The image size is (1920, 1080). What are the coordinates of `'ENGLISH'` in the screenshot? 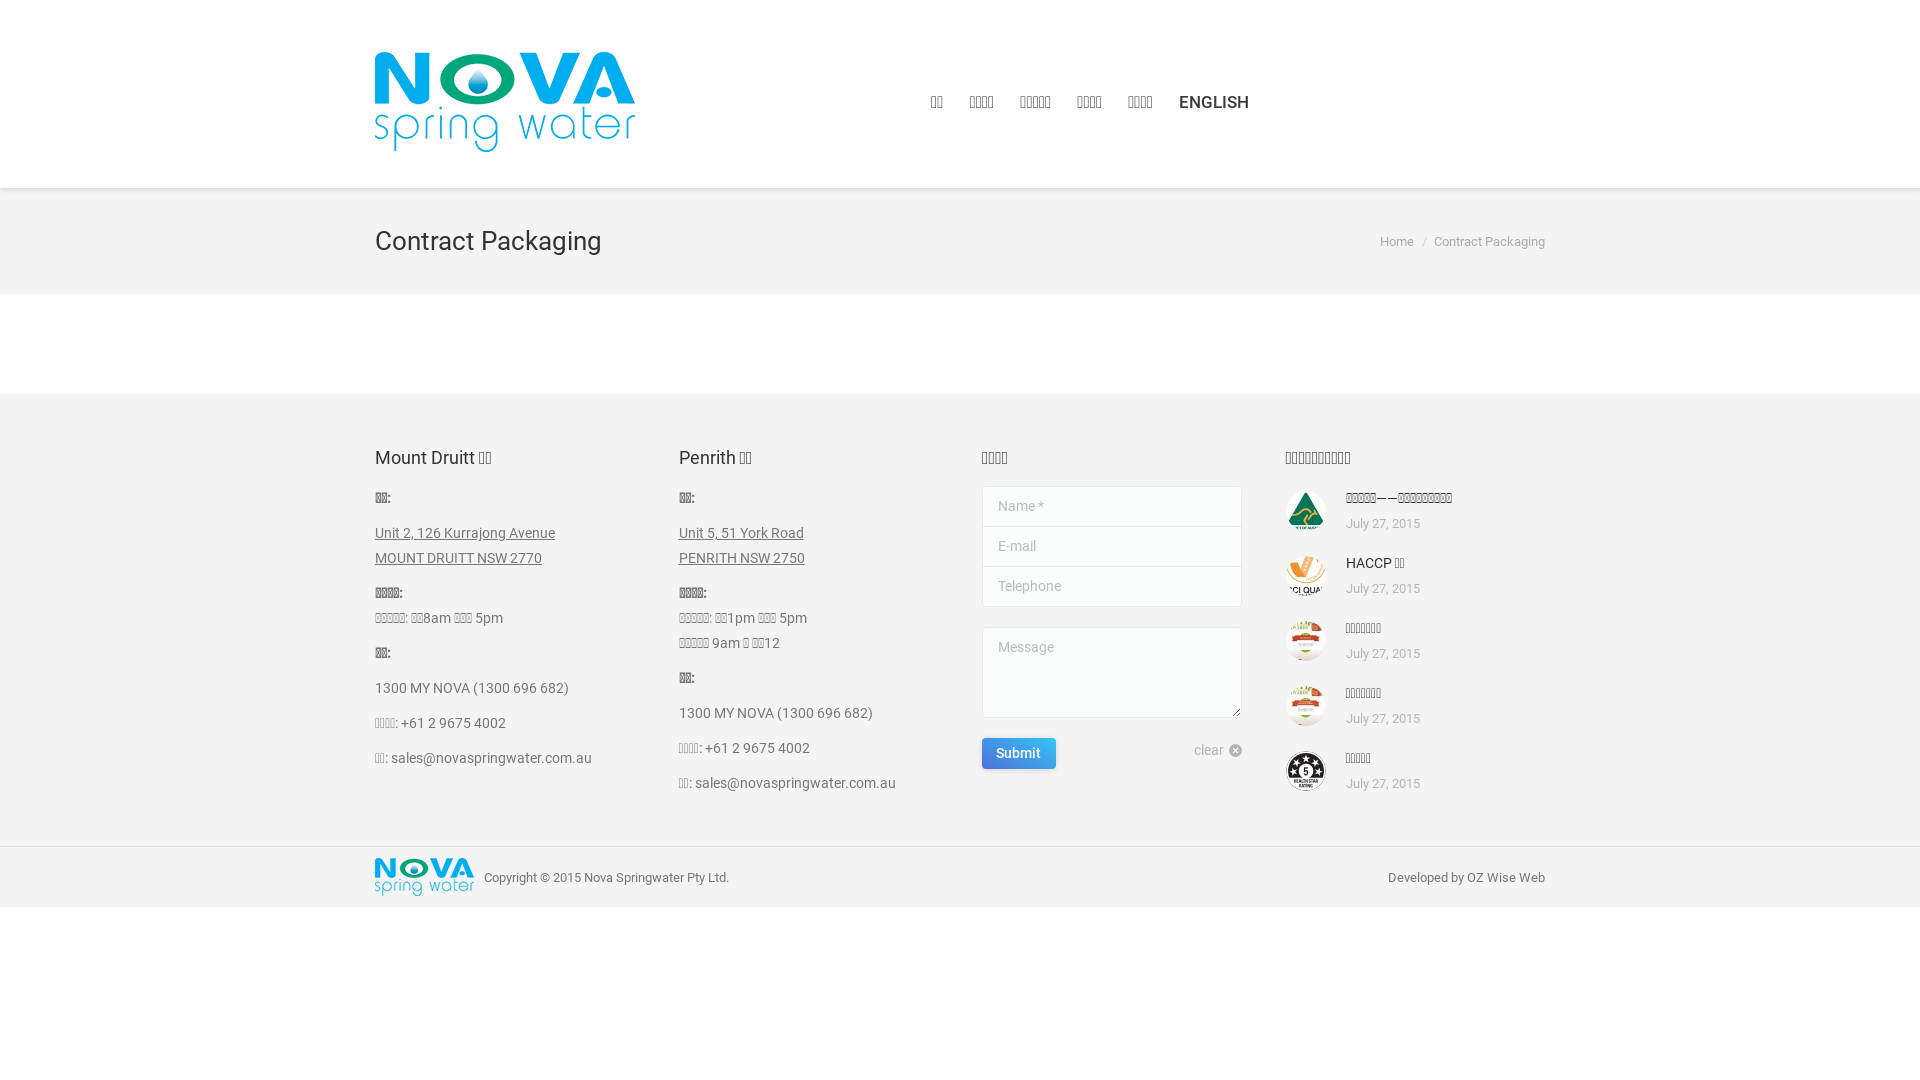 It's located at (1213, 102).